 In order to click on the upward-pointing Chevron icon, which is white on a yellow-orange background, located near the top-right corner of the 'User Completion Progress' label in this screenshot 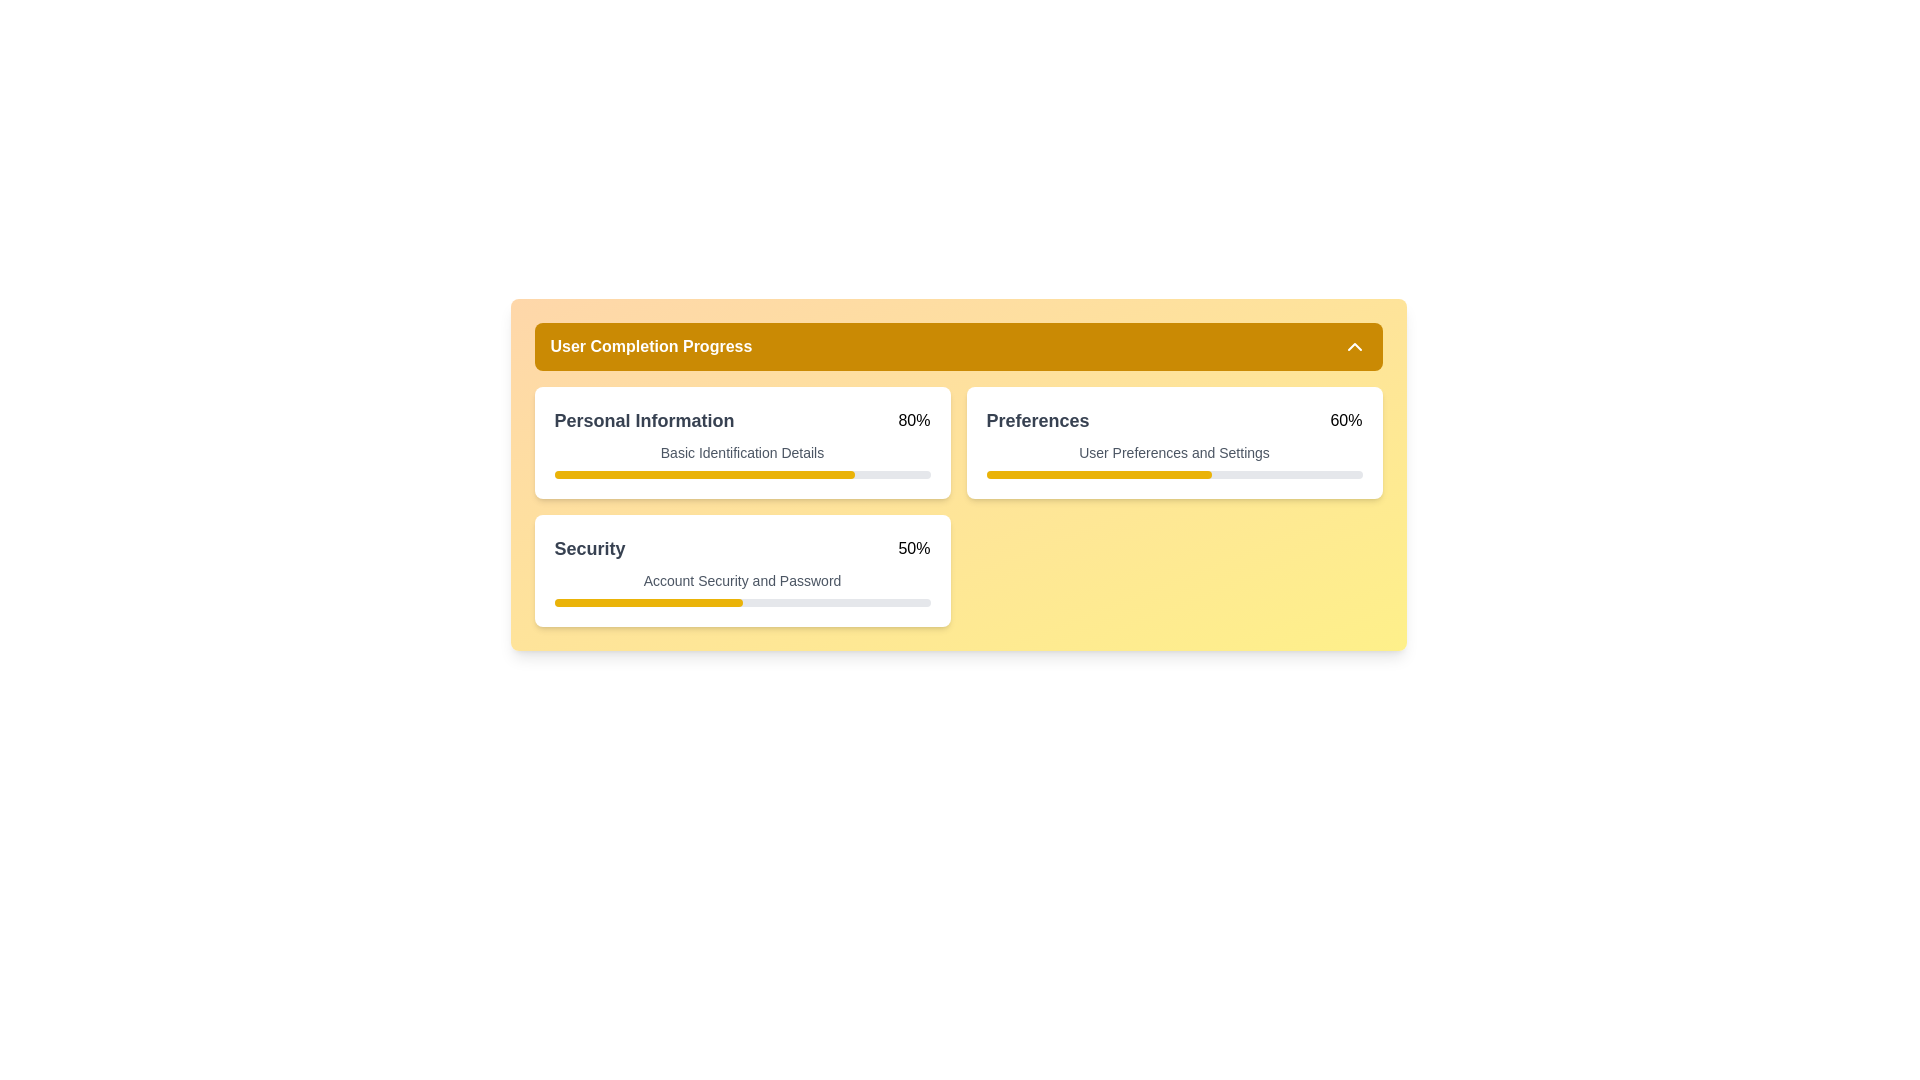, I will do `click(1354, 346)`.